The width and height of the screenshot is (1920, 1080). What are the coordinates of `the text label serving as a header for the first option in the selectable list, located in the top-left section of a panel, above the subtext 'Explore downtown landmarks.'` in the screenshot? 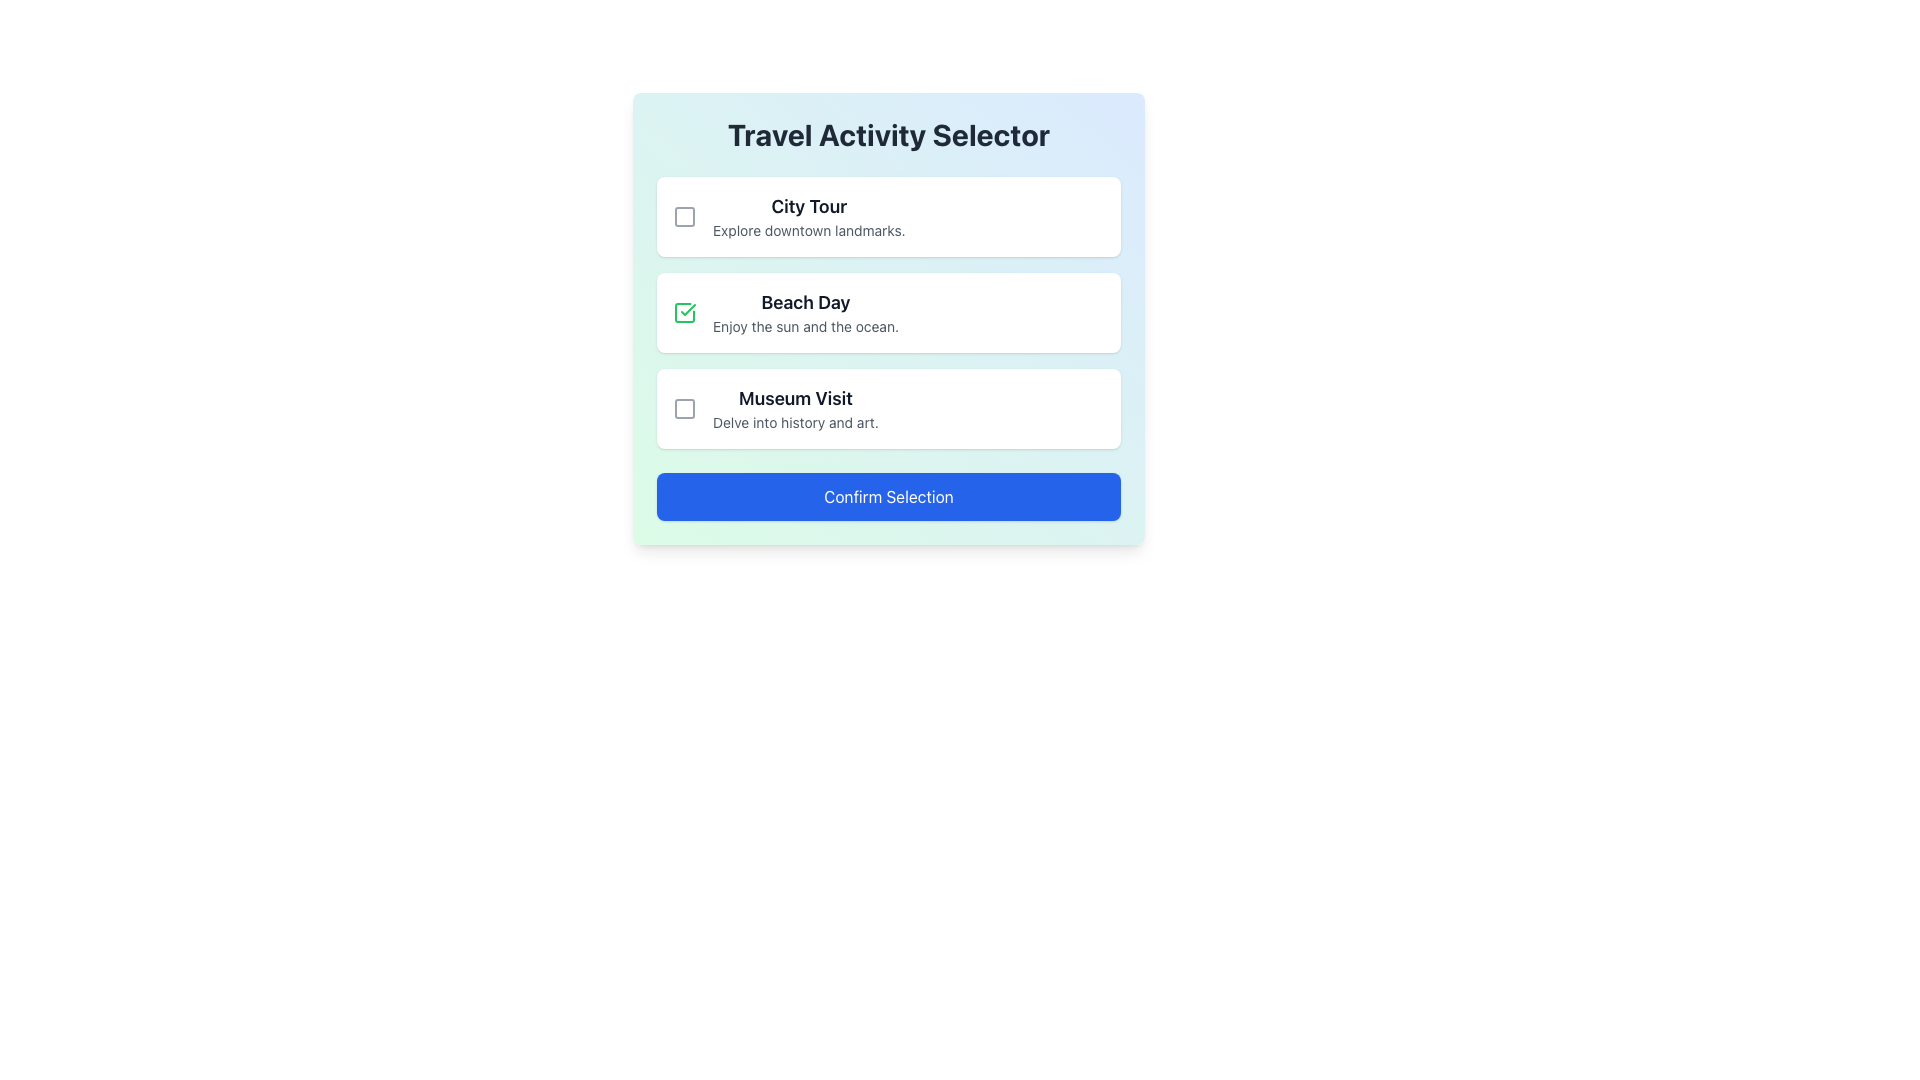 It's located at (809, 207).